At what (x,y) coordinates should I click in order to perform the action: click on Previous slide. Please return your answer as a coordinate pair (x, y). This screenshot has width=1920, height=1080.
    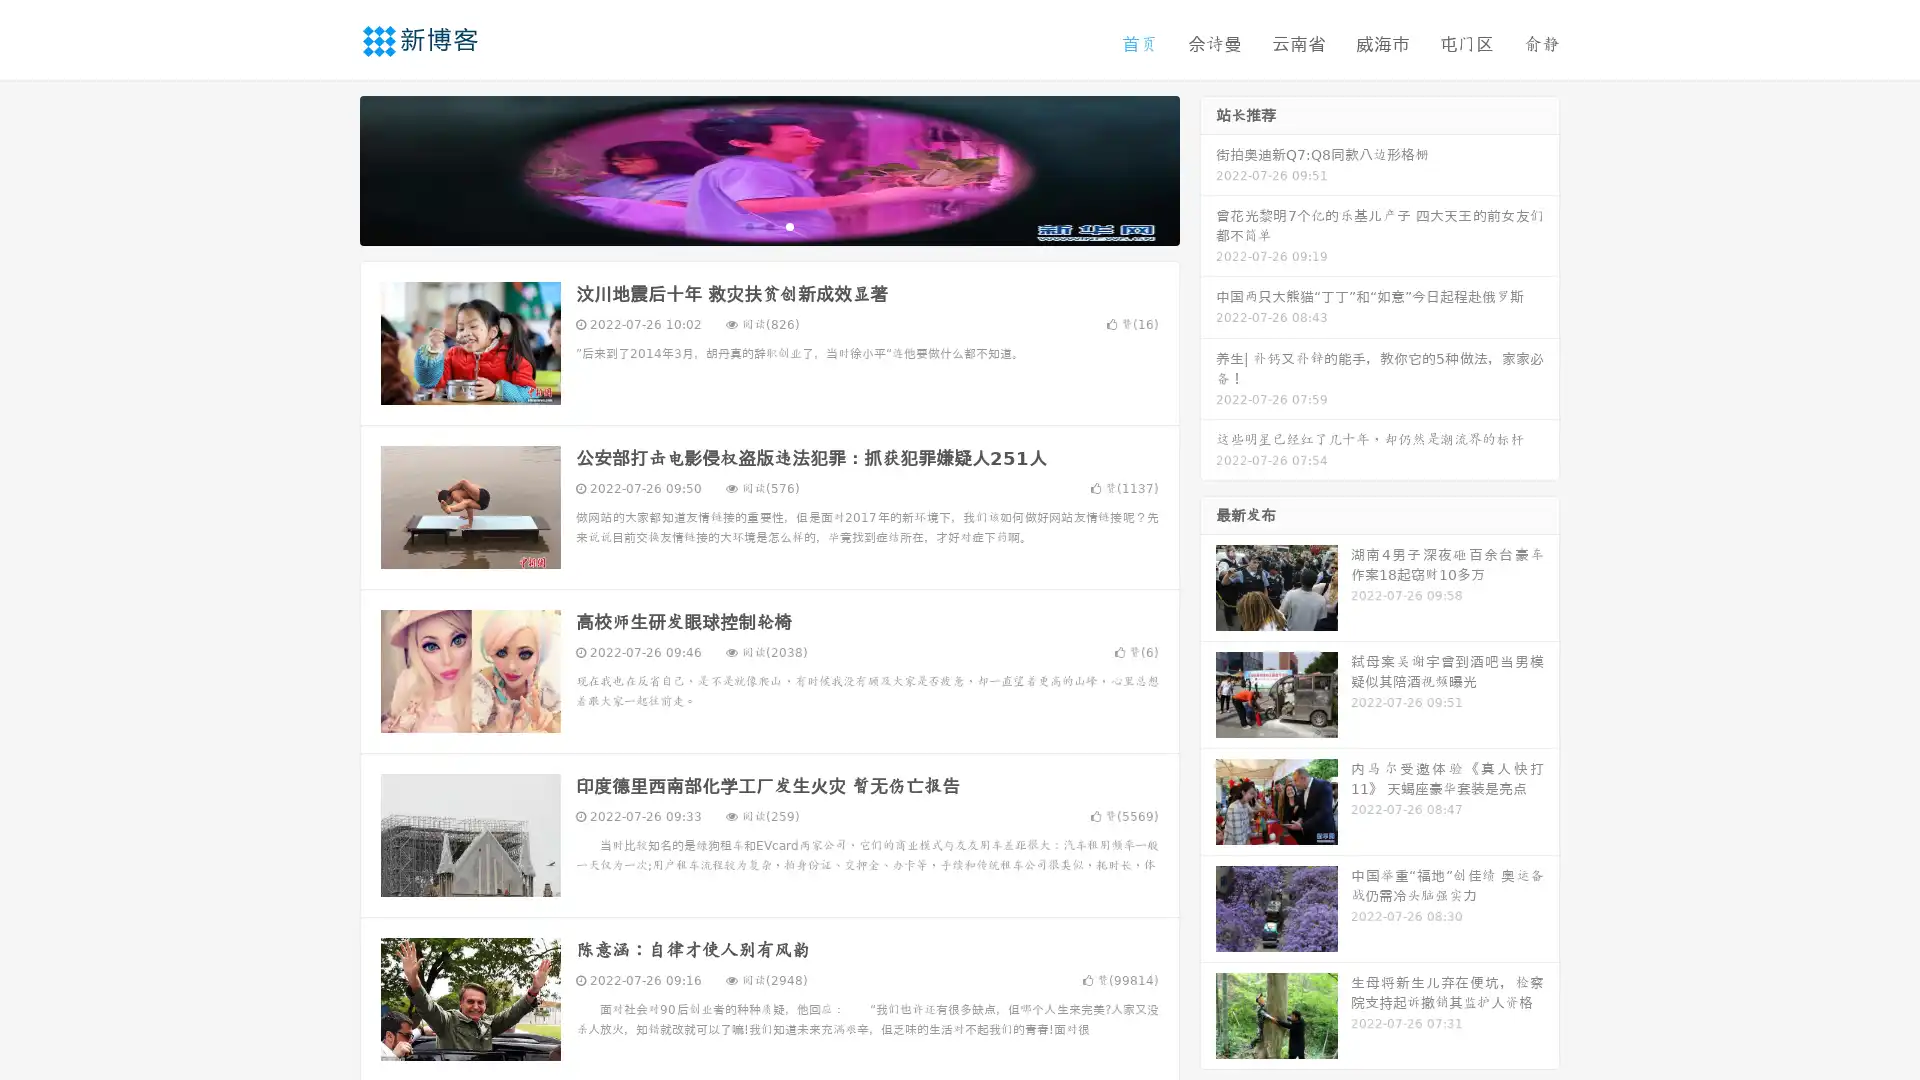
    Looking at the image, I should click on (330, 168).